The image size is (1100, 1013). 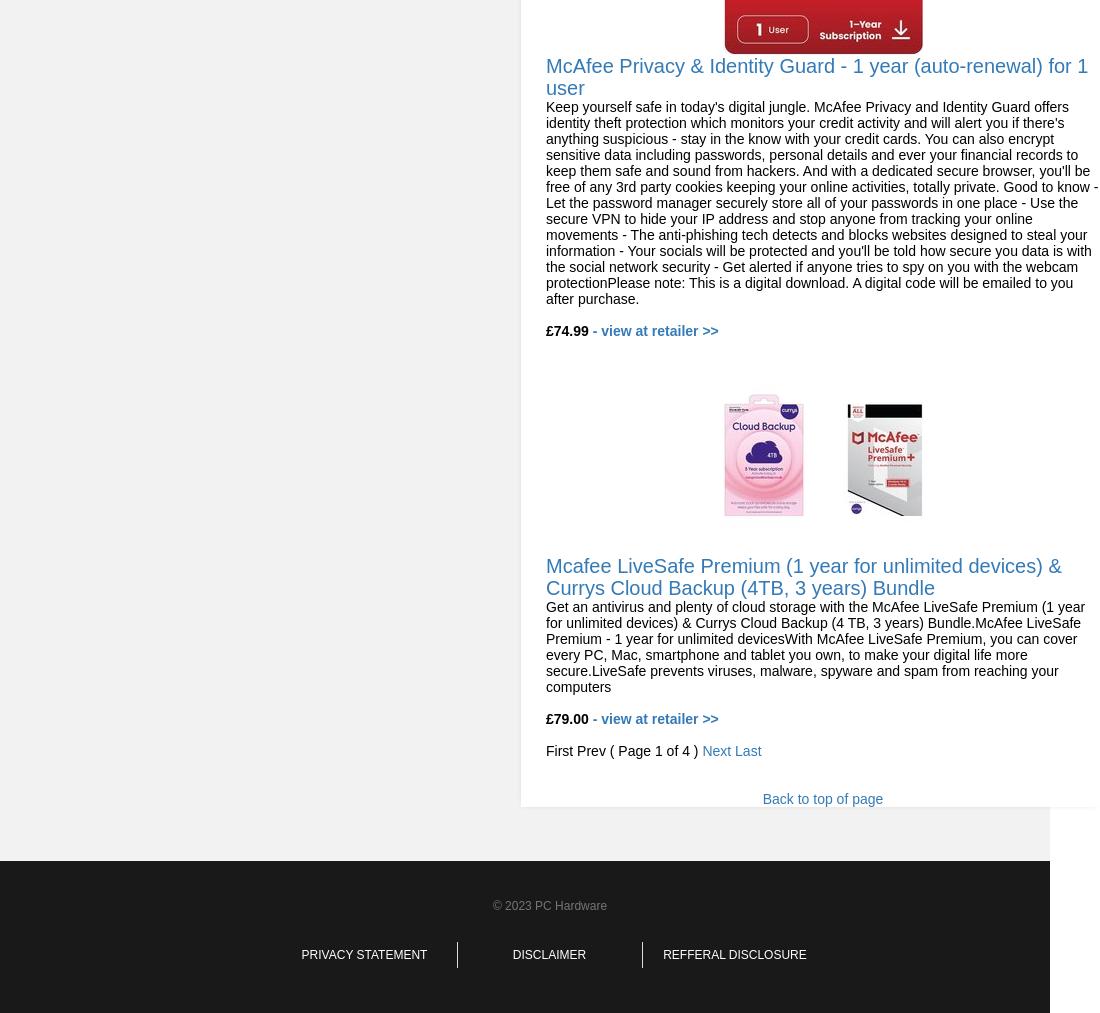 What do you see at coordinates (546, 646) in the screenshot?
I see `'Get an antivirus and plenty of cloud storage with the McAfee LiveSafe Premium (1 year for unlimited devices) & Currys Cloud Backup (4 TB, 3 years) Bundle.McAfee LiveSafe Premium - 1 year for unlimited devicesWith McAfee LiveSafe Premium, you can cover every PC, Mac, smartphone and tablet you own, to make your digital life more secure.LiveSafe prevents viruses, malware, spyware and spam from reaching your computers'` at bounding box center [546, 646].